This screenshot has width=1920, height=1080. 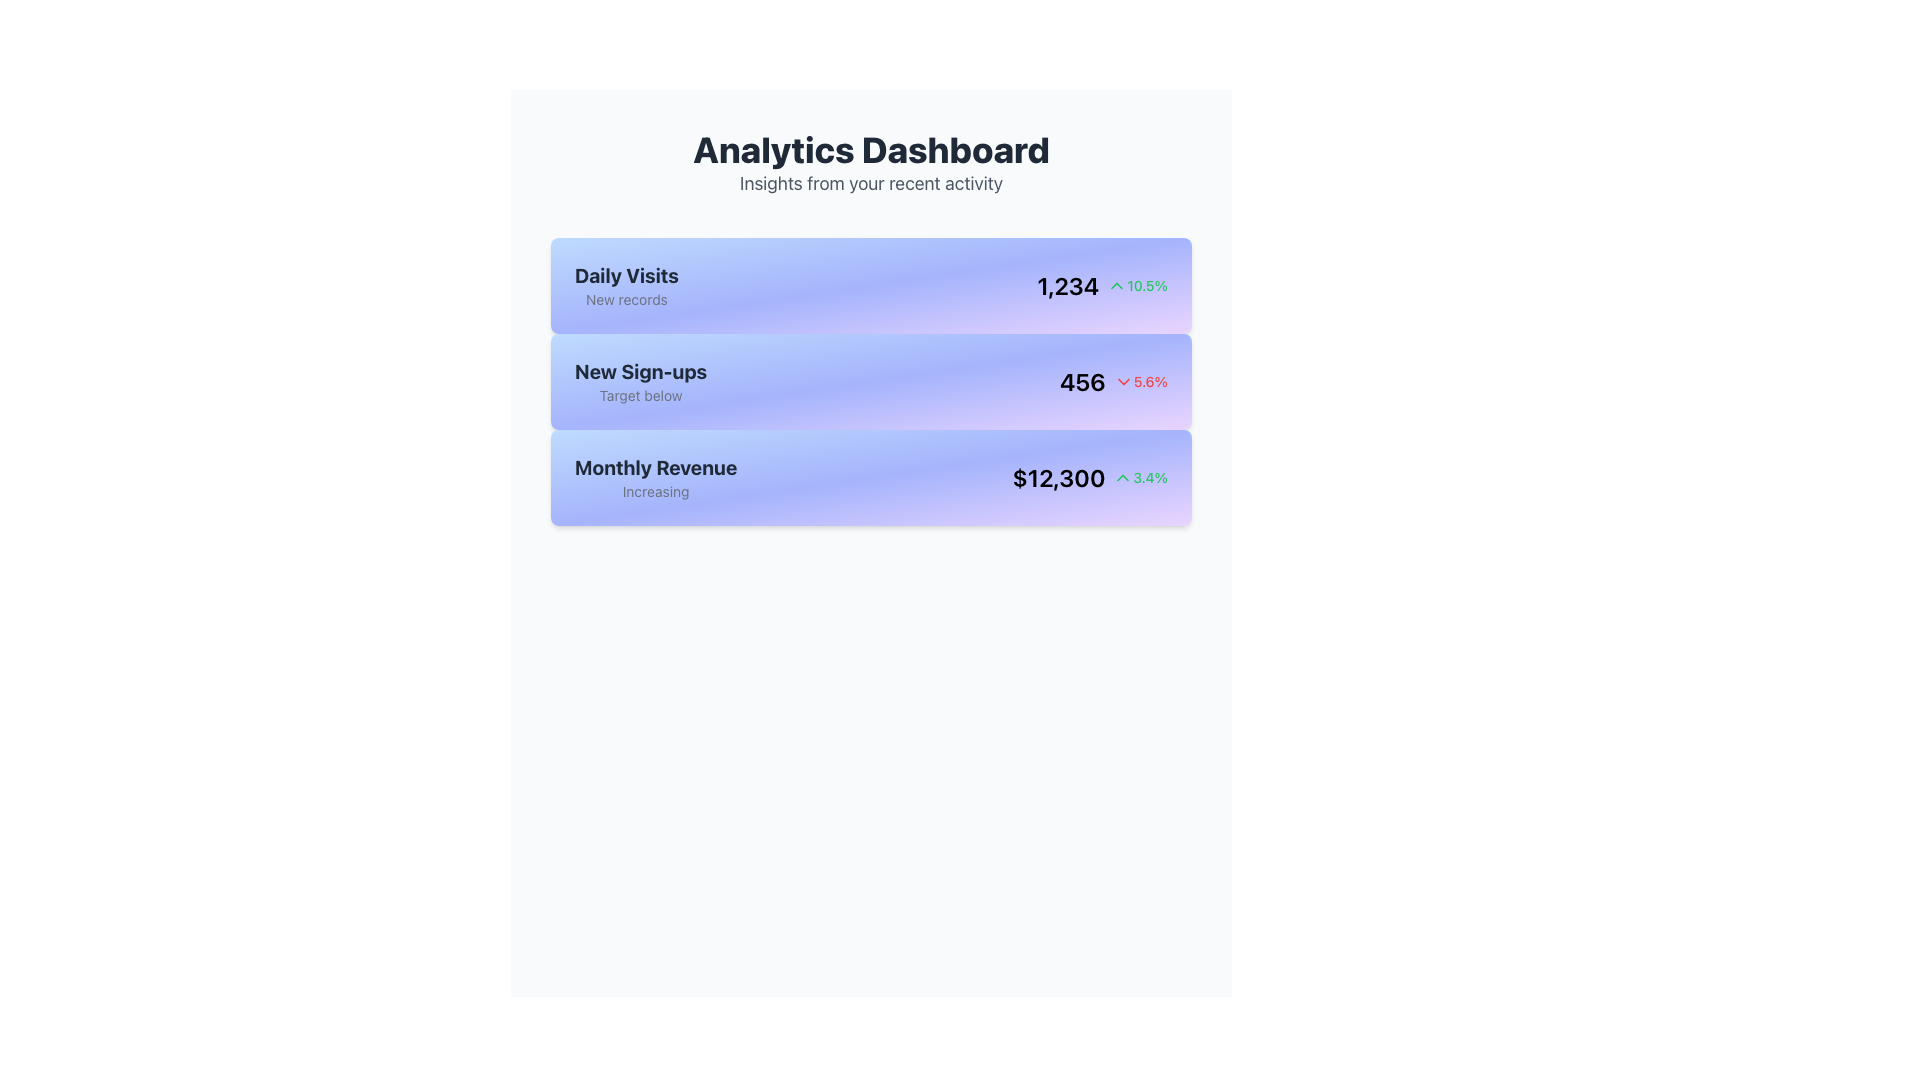 I want to click on the static text element displaying '10.5%' within the 'Daily Visits' card, styled in green to indicate a positive metric, so click(x=1137, y=285).